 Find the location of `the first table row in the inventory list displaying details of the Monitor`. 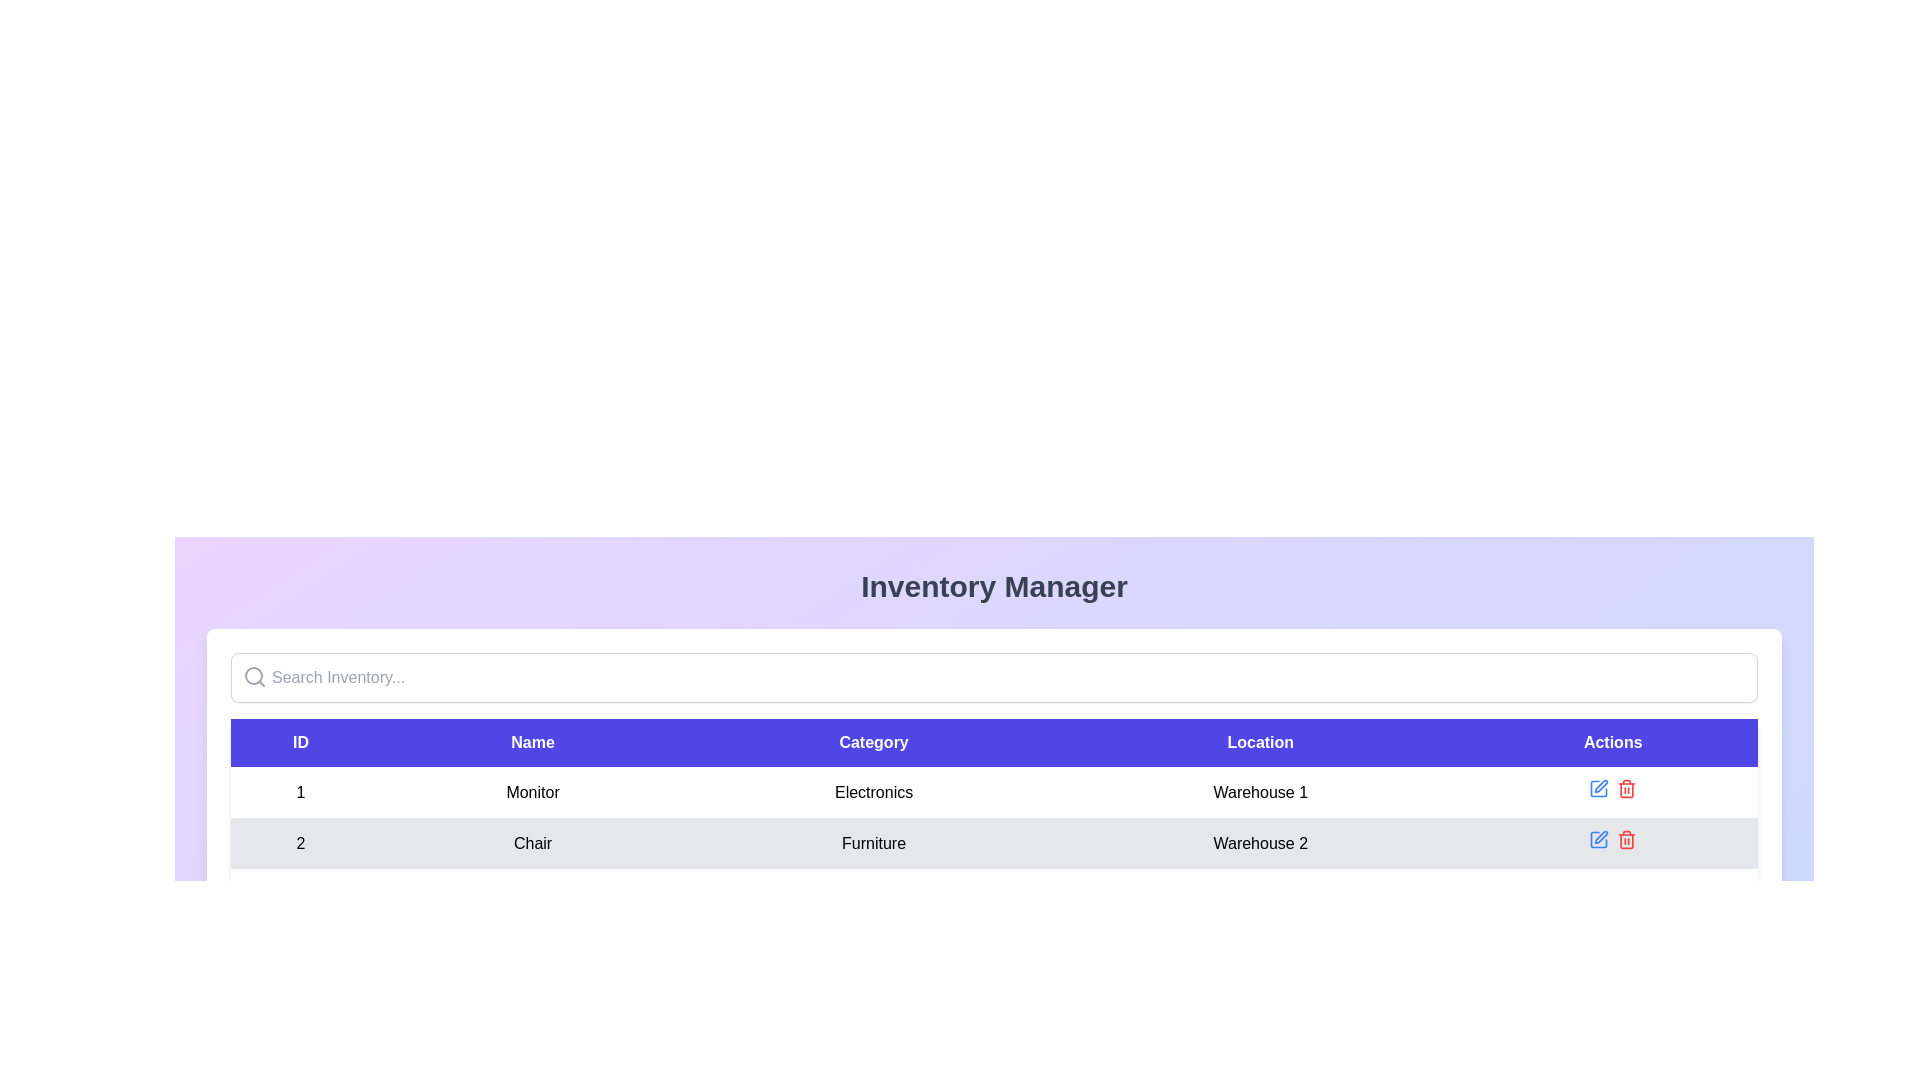

the first table row in the inventory list displaying details of the Monitor is located at coordinates (994, 791).